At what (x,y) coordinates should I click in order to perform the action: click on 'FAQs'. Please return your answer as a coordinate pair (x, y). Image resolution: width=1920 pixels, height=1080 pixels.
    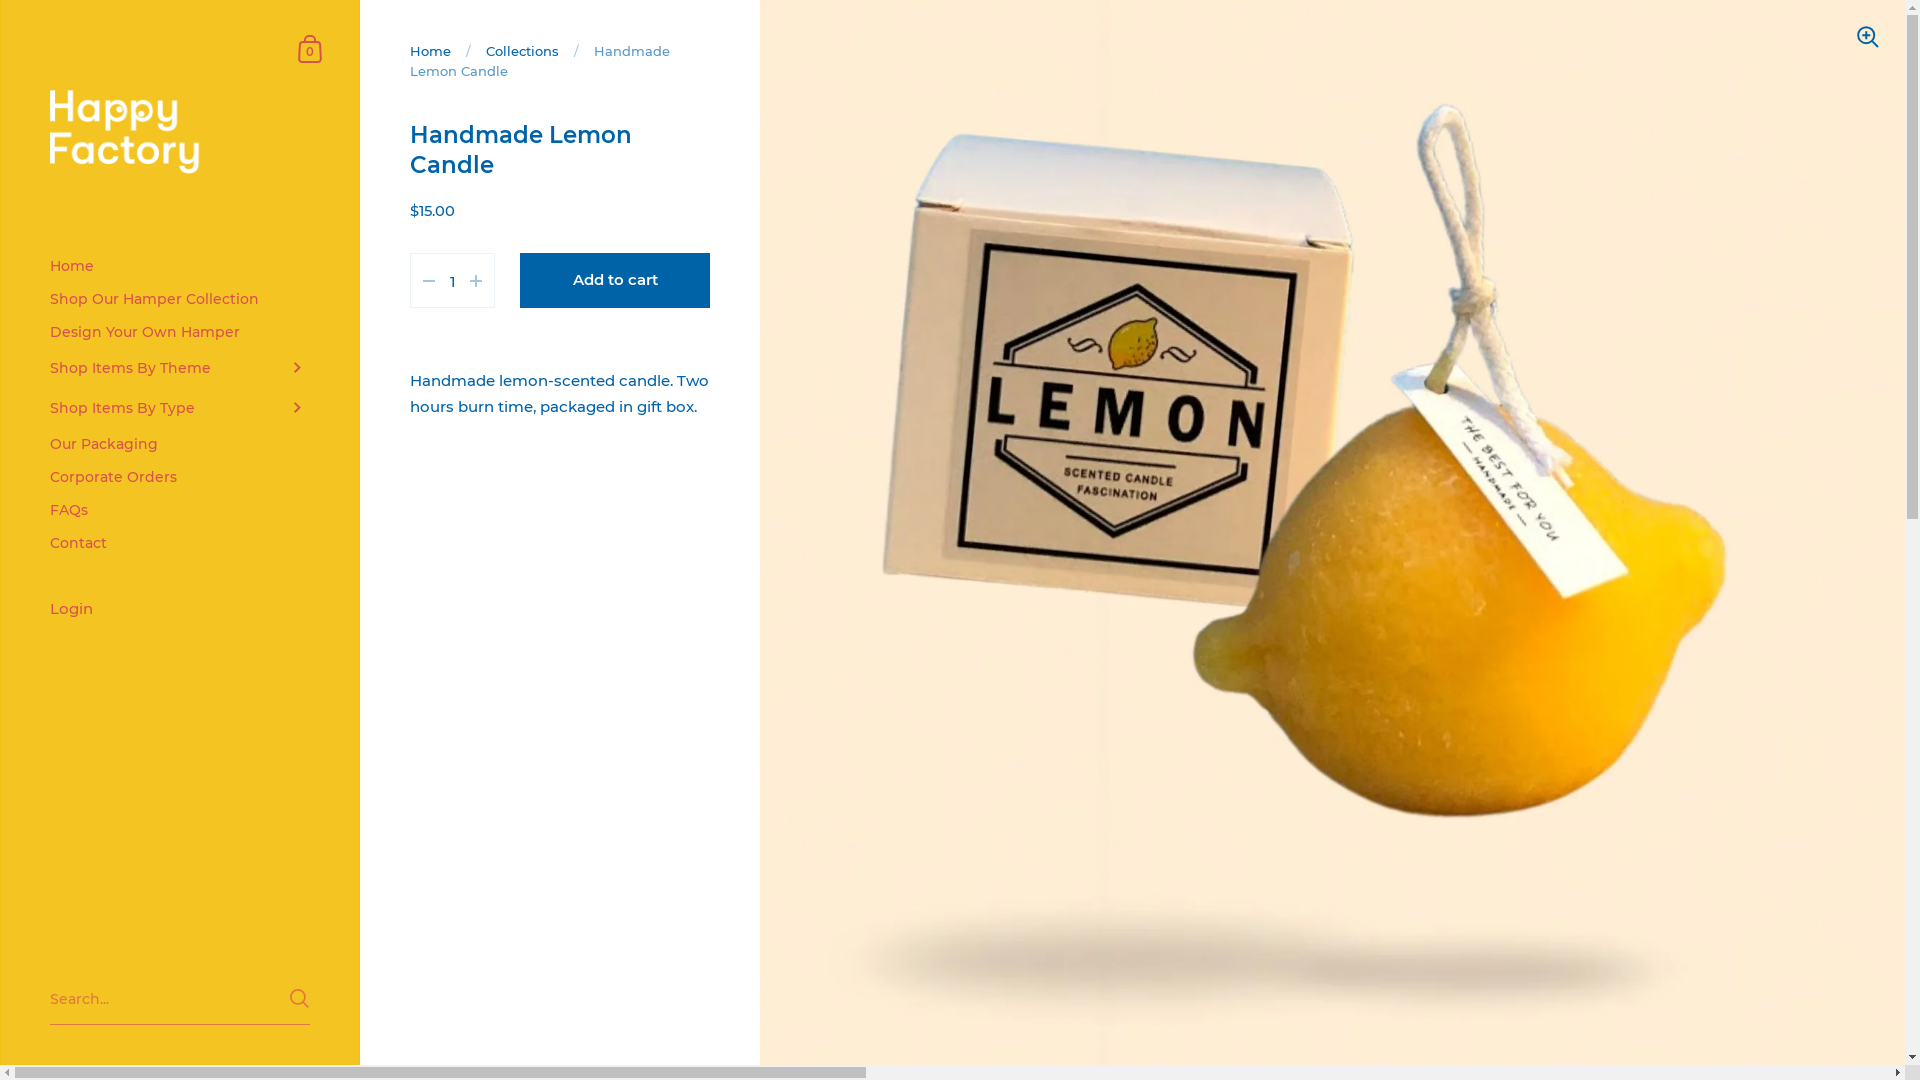
    Looking at the image, I should click on (179, 509).